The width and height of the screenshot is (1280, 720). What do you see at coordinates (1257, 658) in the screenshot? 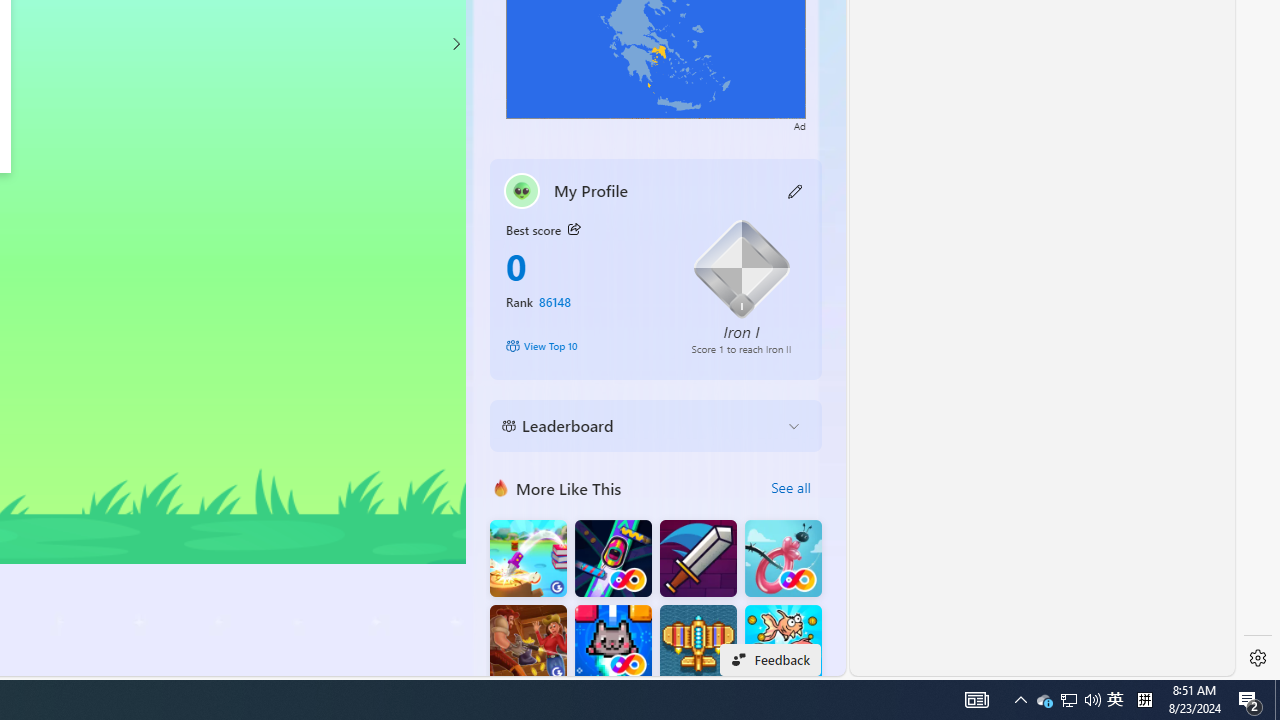
I see `'Settings'` at bounding box center [1257, 658].